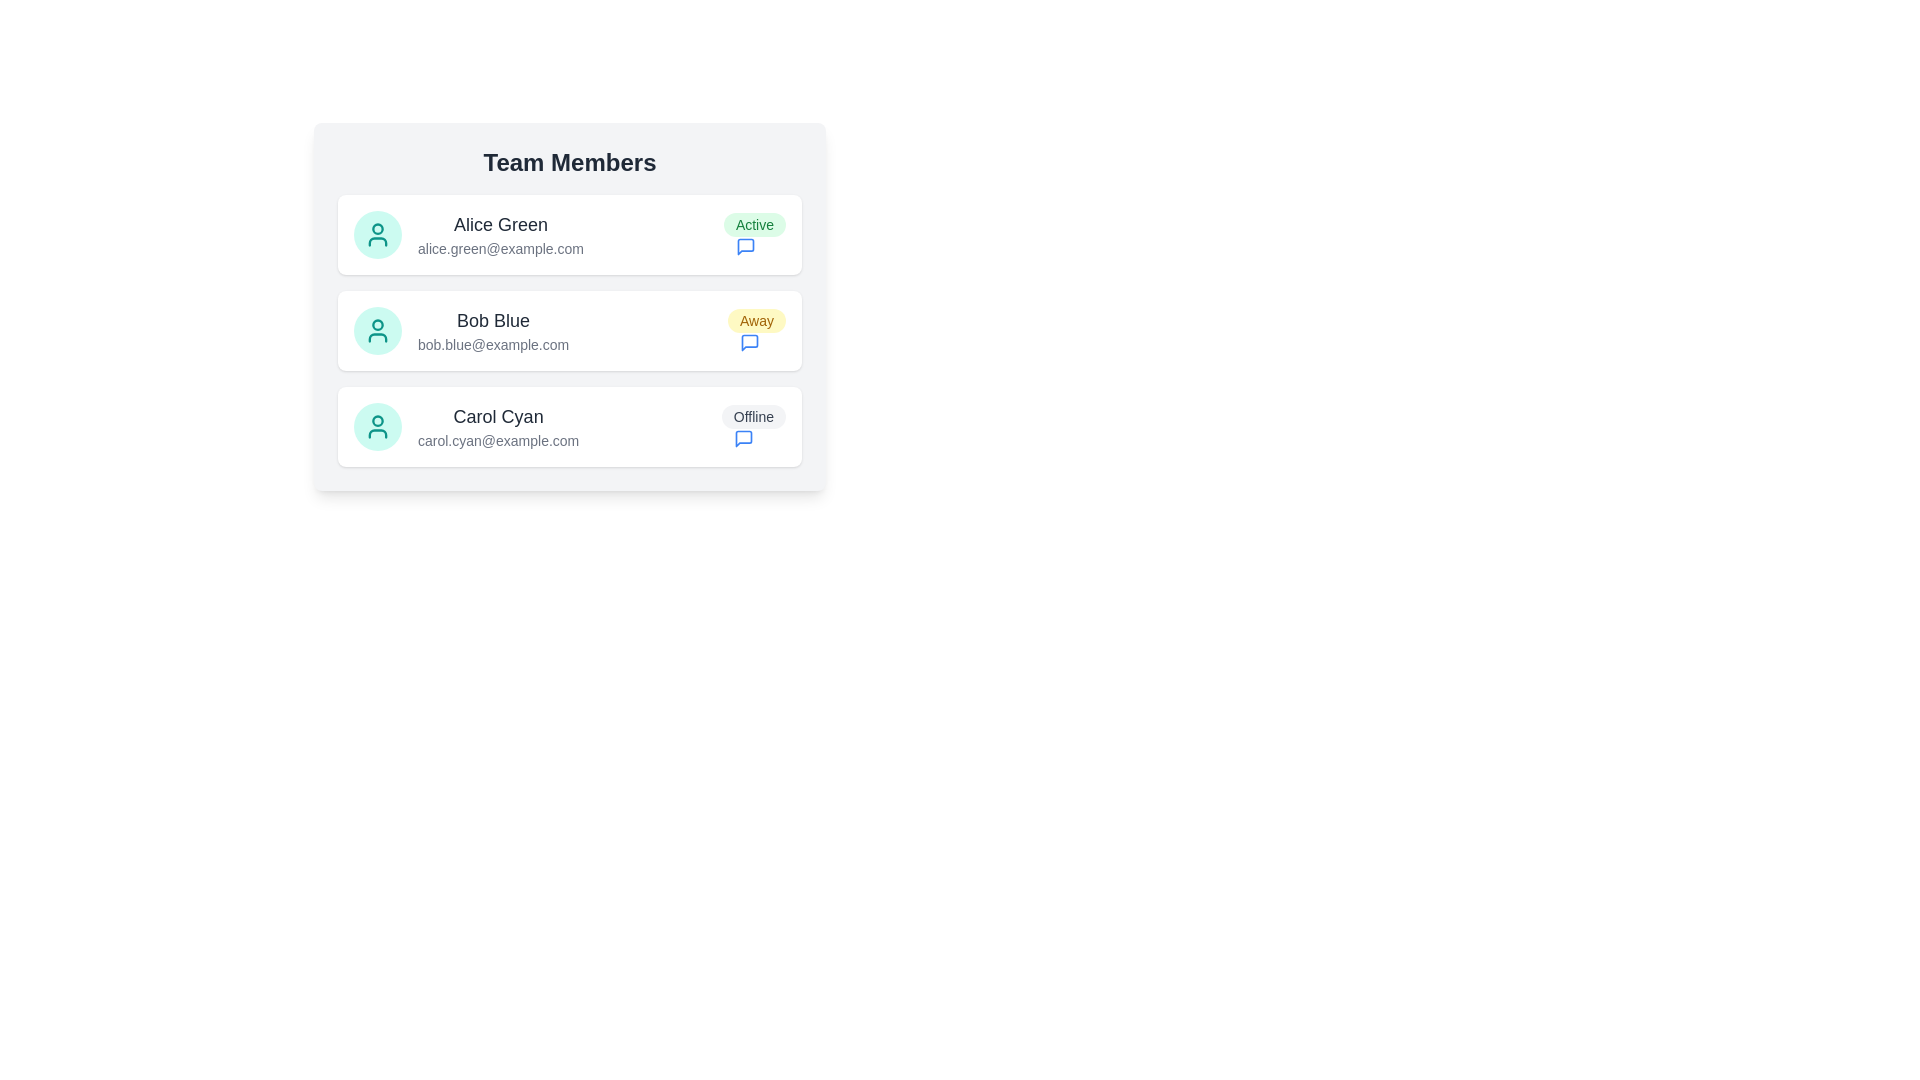  Describe the element at coordinates (569, 307) in the screenshot. I see `displayed information from the second Informational card component in the 'Team Members' list, which contains details about a specific team member` at that location.